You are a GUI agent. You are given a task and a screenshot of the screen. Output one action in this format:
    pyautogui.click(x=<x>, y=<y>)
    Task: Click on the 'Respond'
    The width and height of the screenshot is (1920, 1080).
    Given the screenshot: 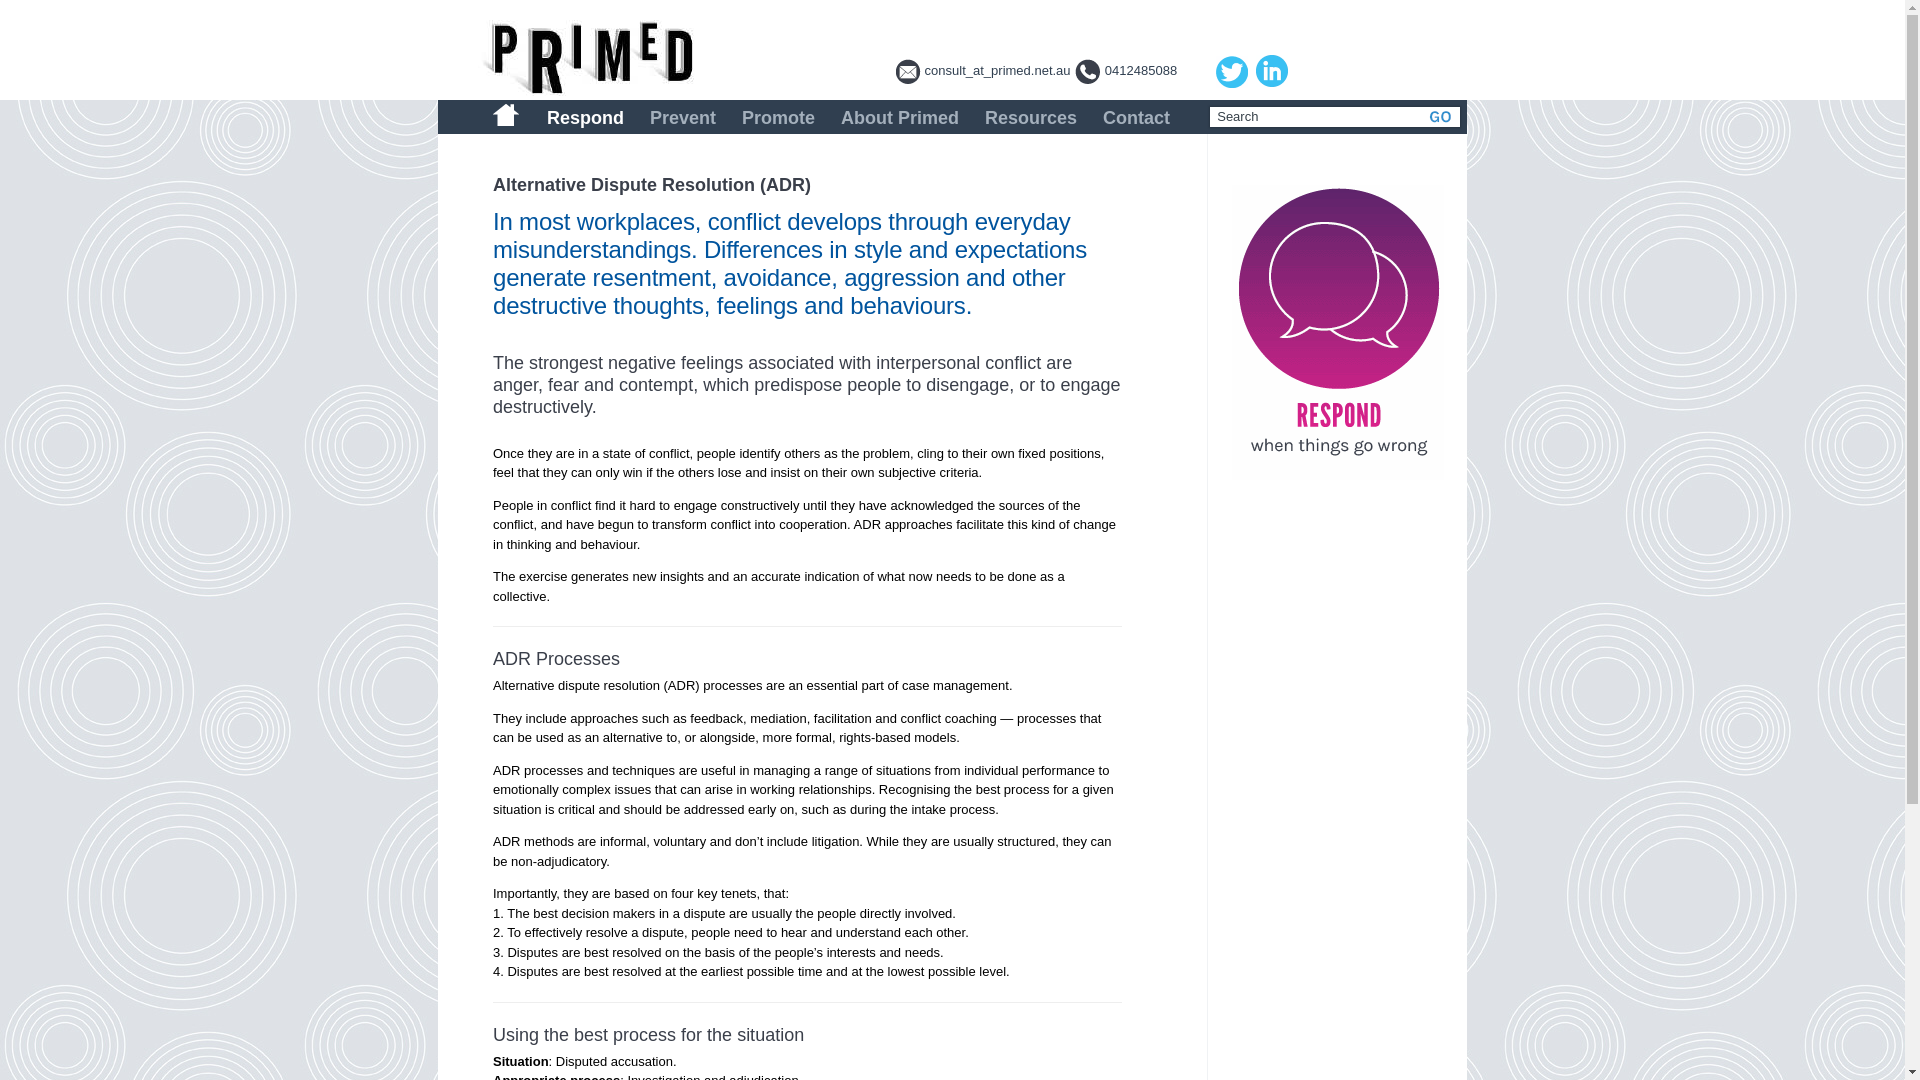 What is the action you would take?
    pyautogui.click(x=584, y=114)
    